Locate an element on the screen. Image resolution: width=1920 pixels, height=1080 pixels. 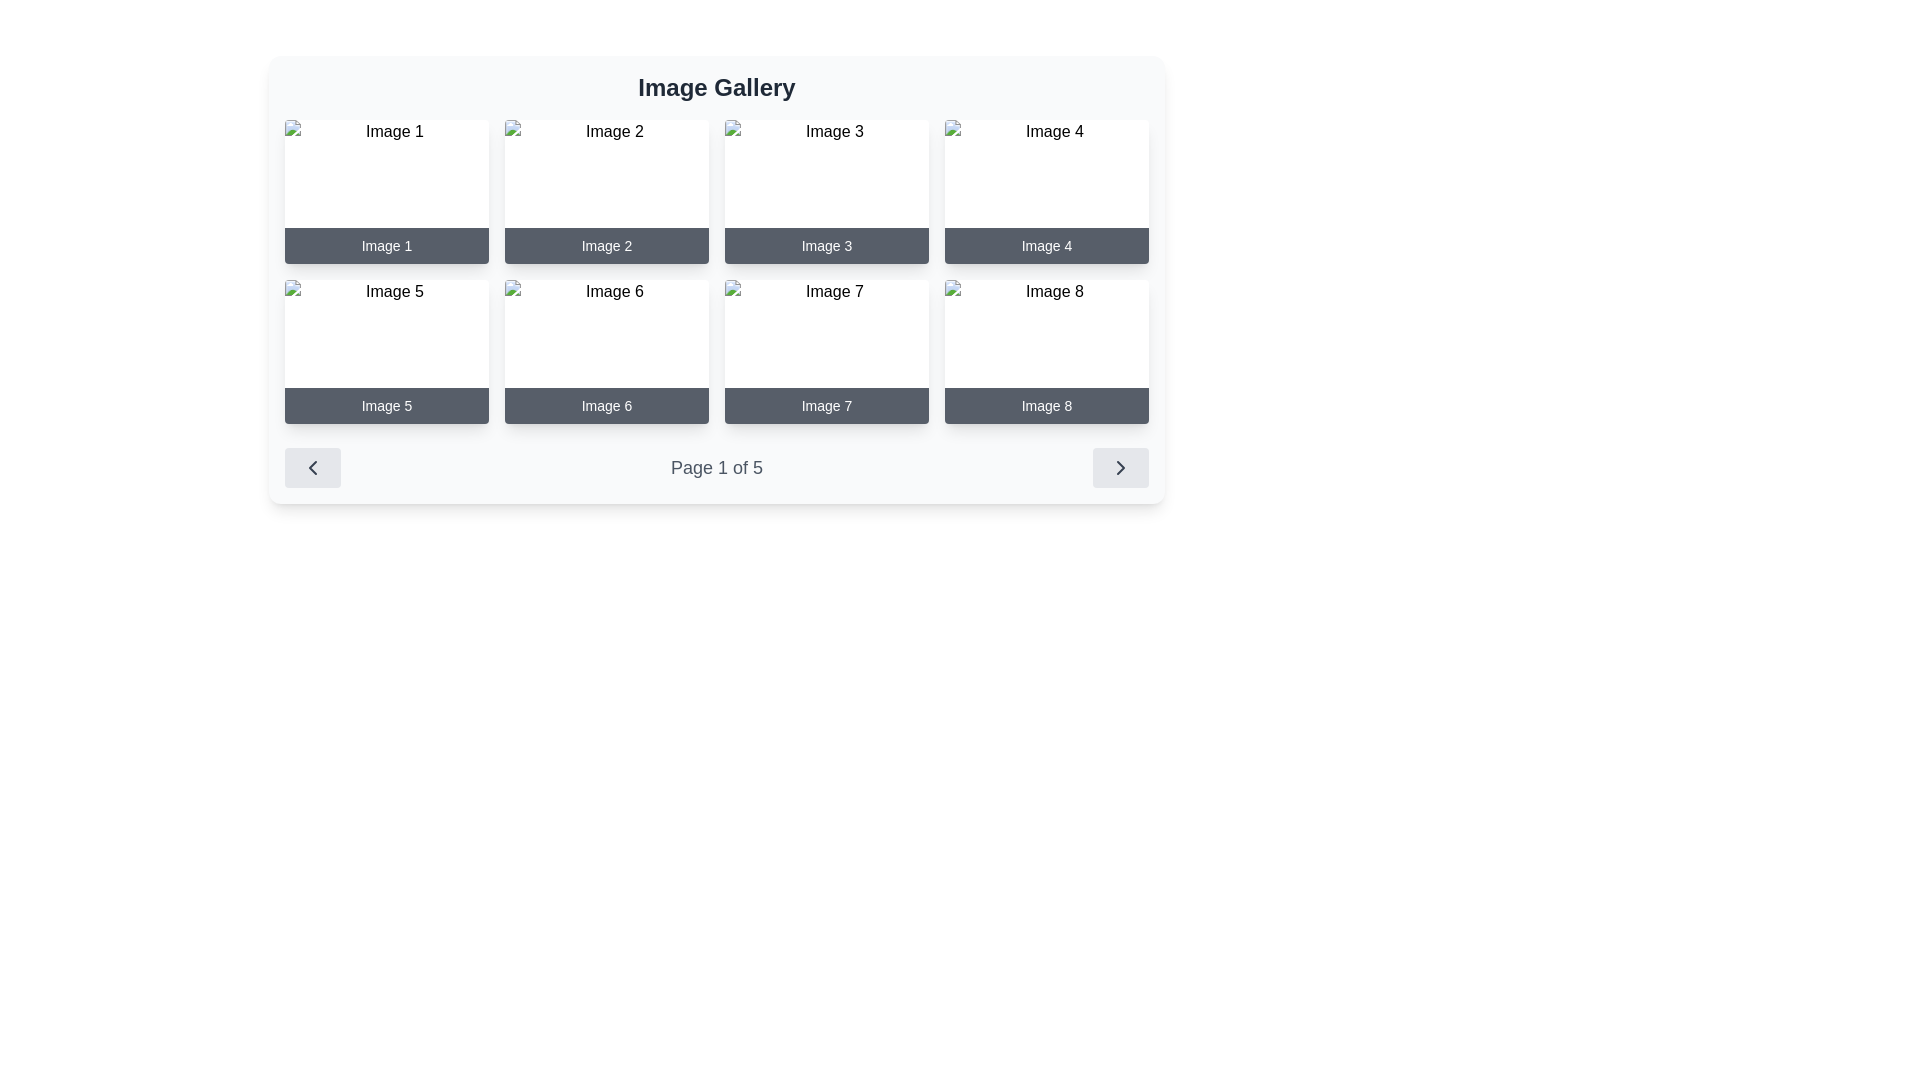
the text label 'Image 1' which is styled with a dark gray background and white text, located at the bottom center of the first card in the first row of the image grid to identify the associated image is located at coordinates (387, 245).